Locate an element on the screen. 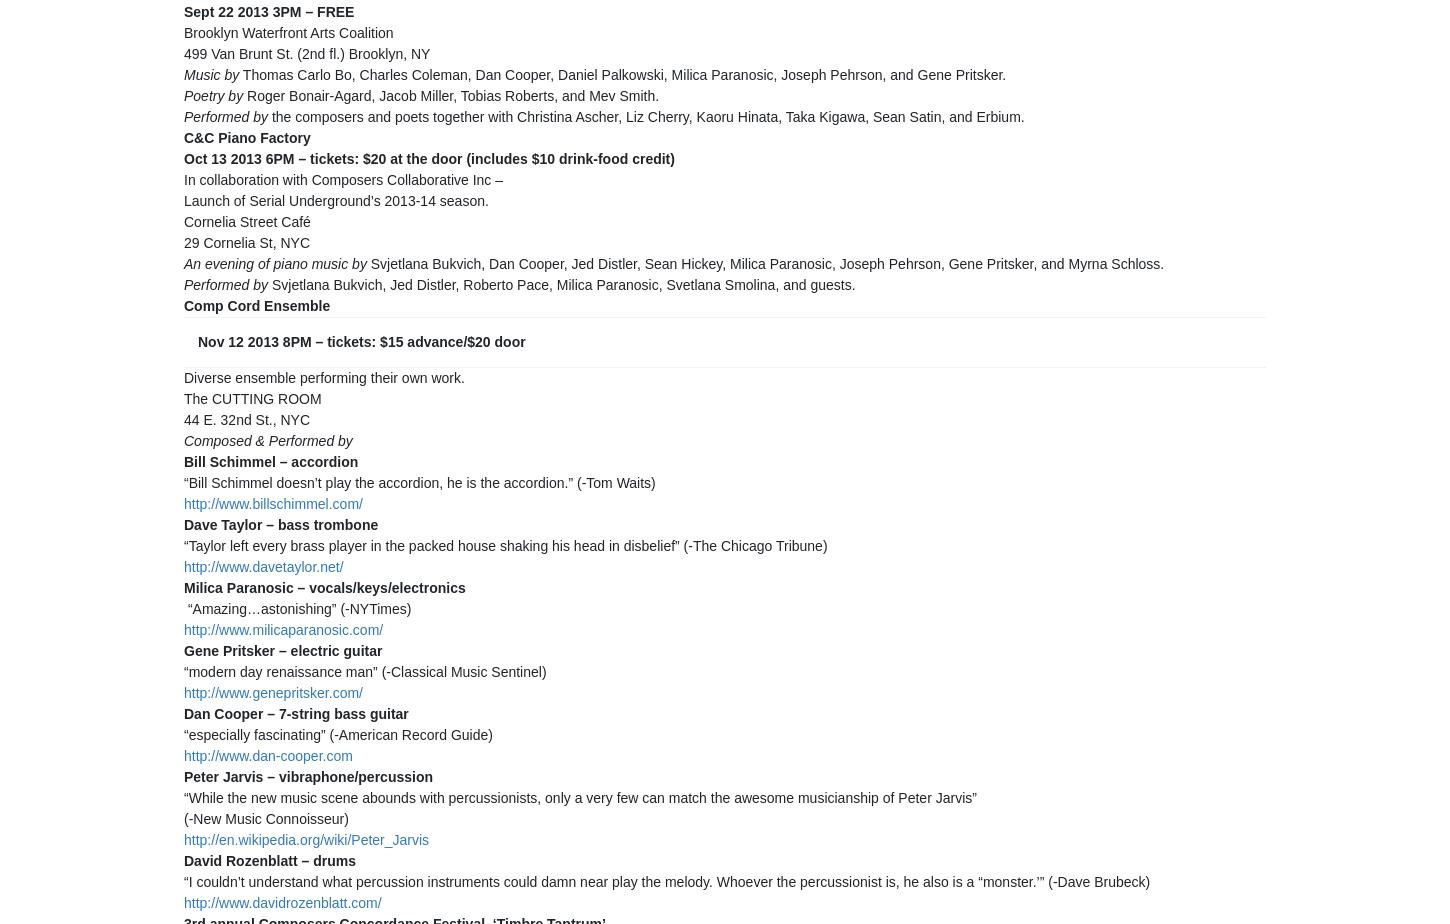 The image size is (1450, 924). 'http://www.genepritsker.com/' is located at coordinates (183, 693).